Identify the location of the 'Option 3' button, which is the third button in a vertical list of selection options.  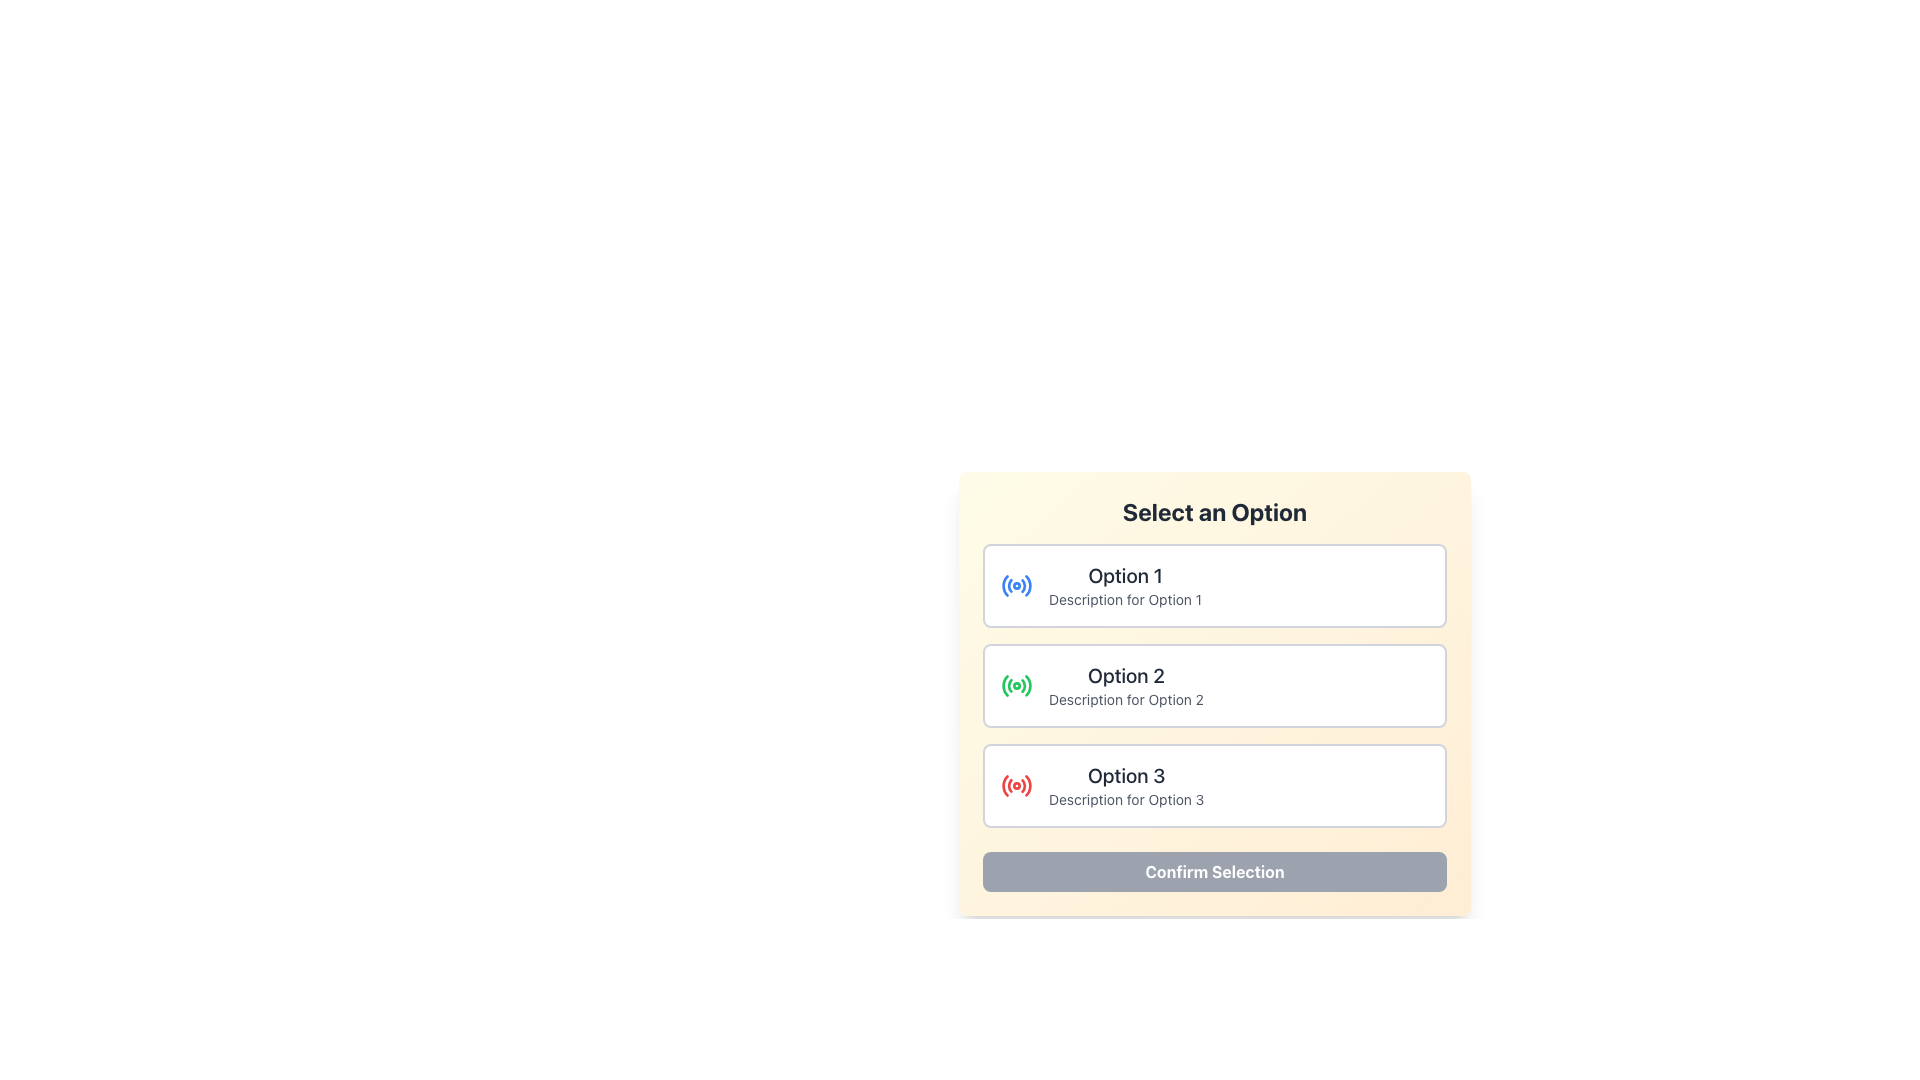
(1213, 785).